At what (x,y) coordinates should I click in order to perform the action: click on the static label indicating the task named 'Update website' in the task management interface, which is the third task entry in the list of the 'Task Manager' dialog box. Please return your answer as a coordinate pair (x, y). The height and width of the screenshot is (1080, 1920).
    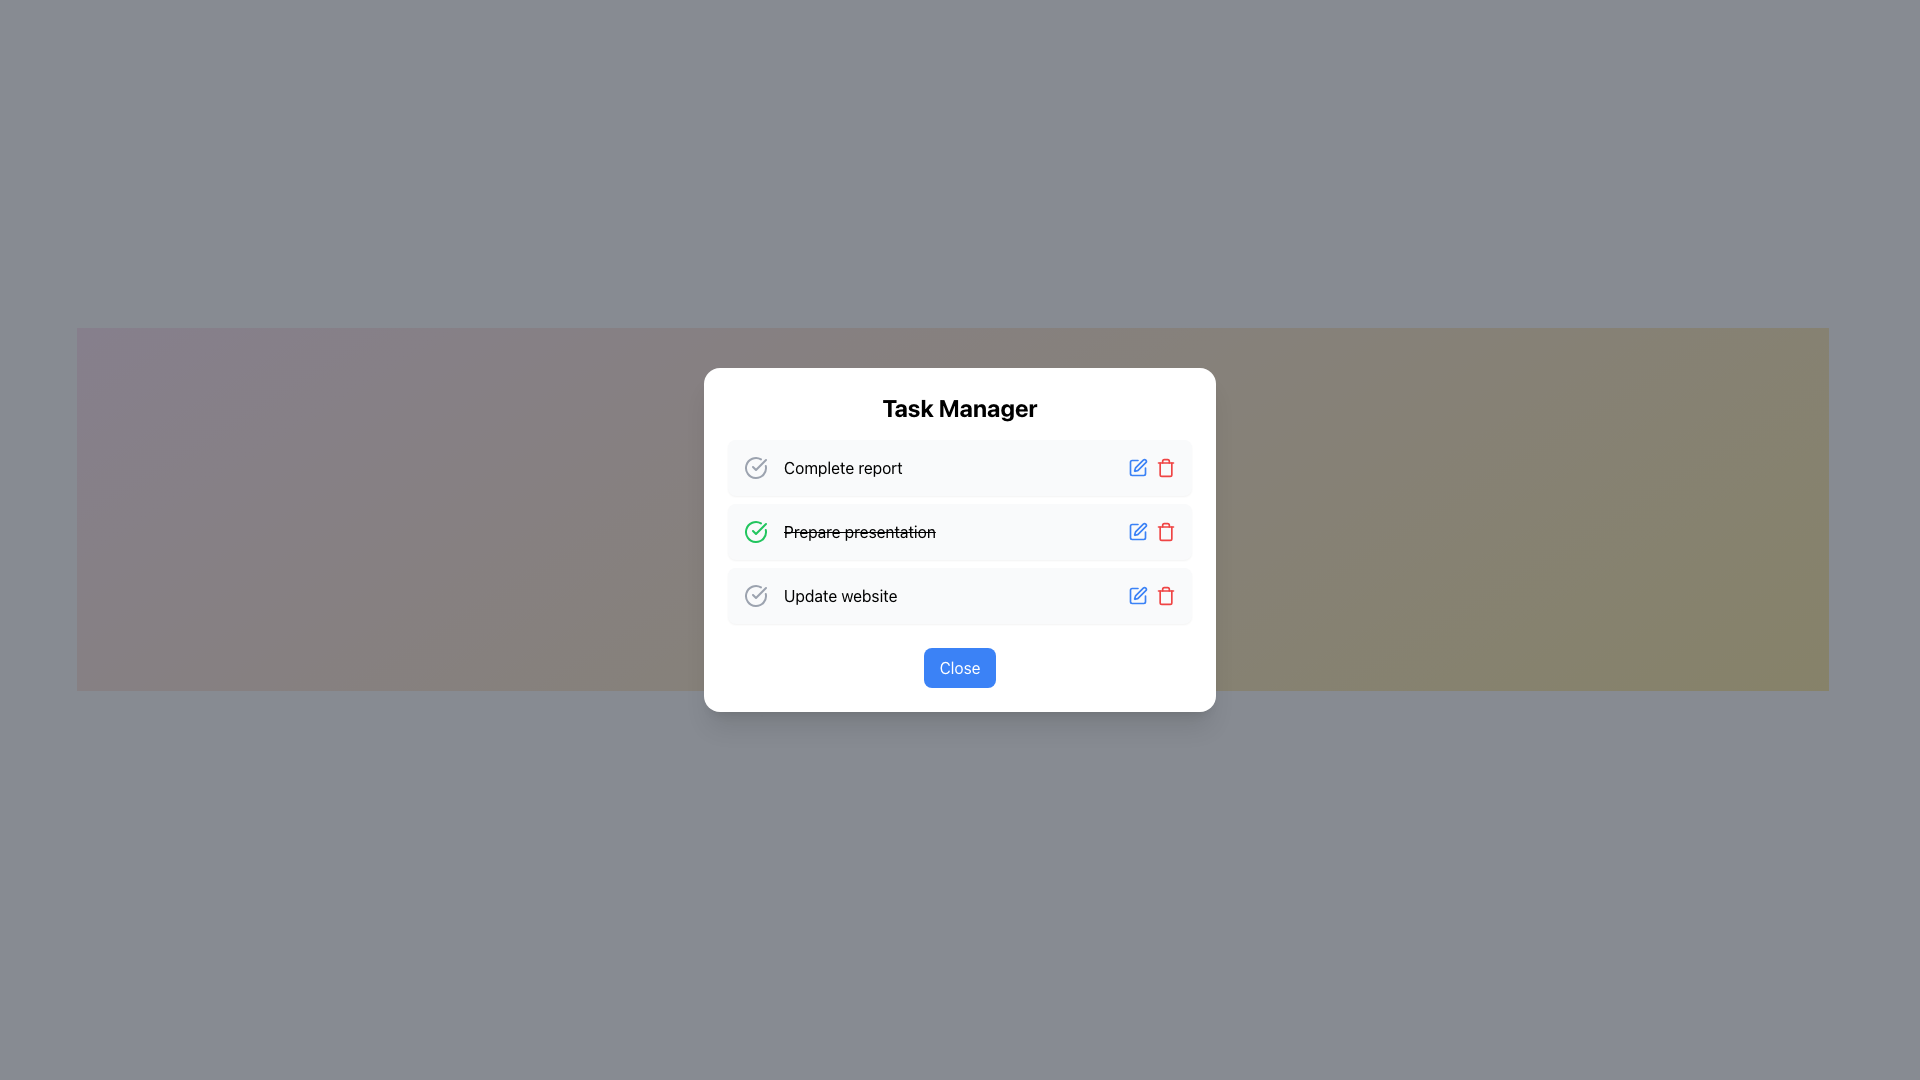
    Looking at the image, I should click on (840, 595).